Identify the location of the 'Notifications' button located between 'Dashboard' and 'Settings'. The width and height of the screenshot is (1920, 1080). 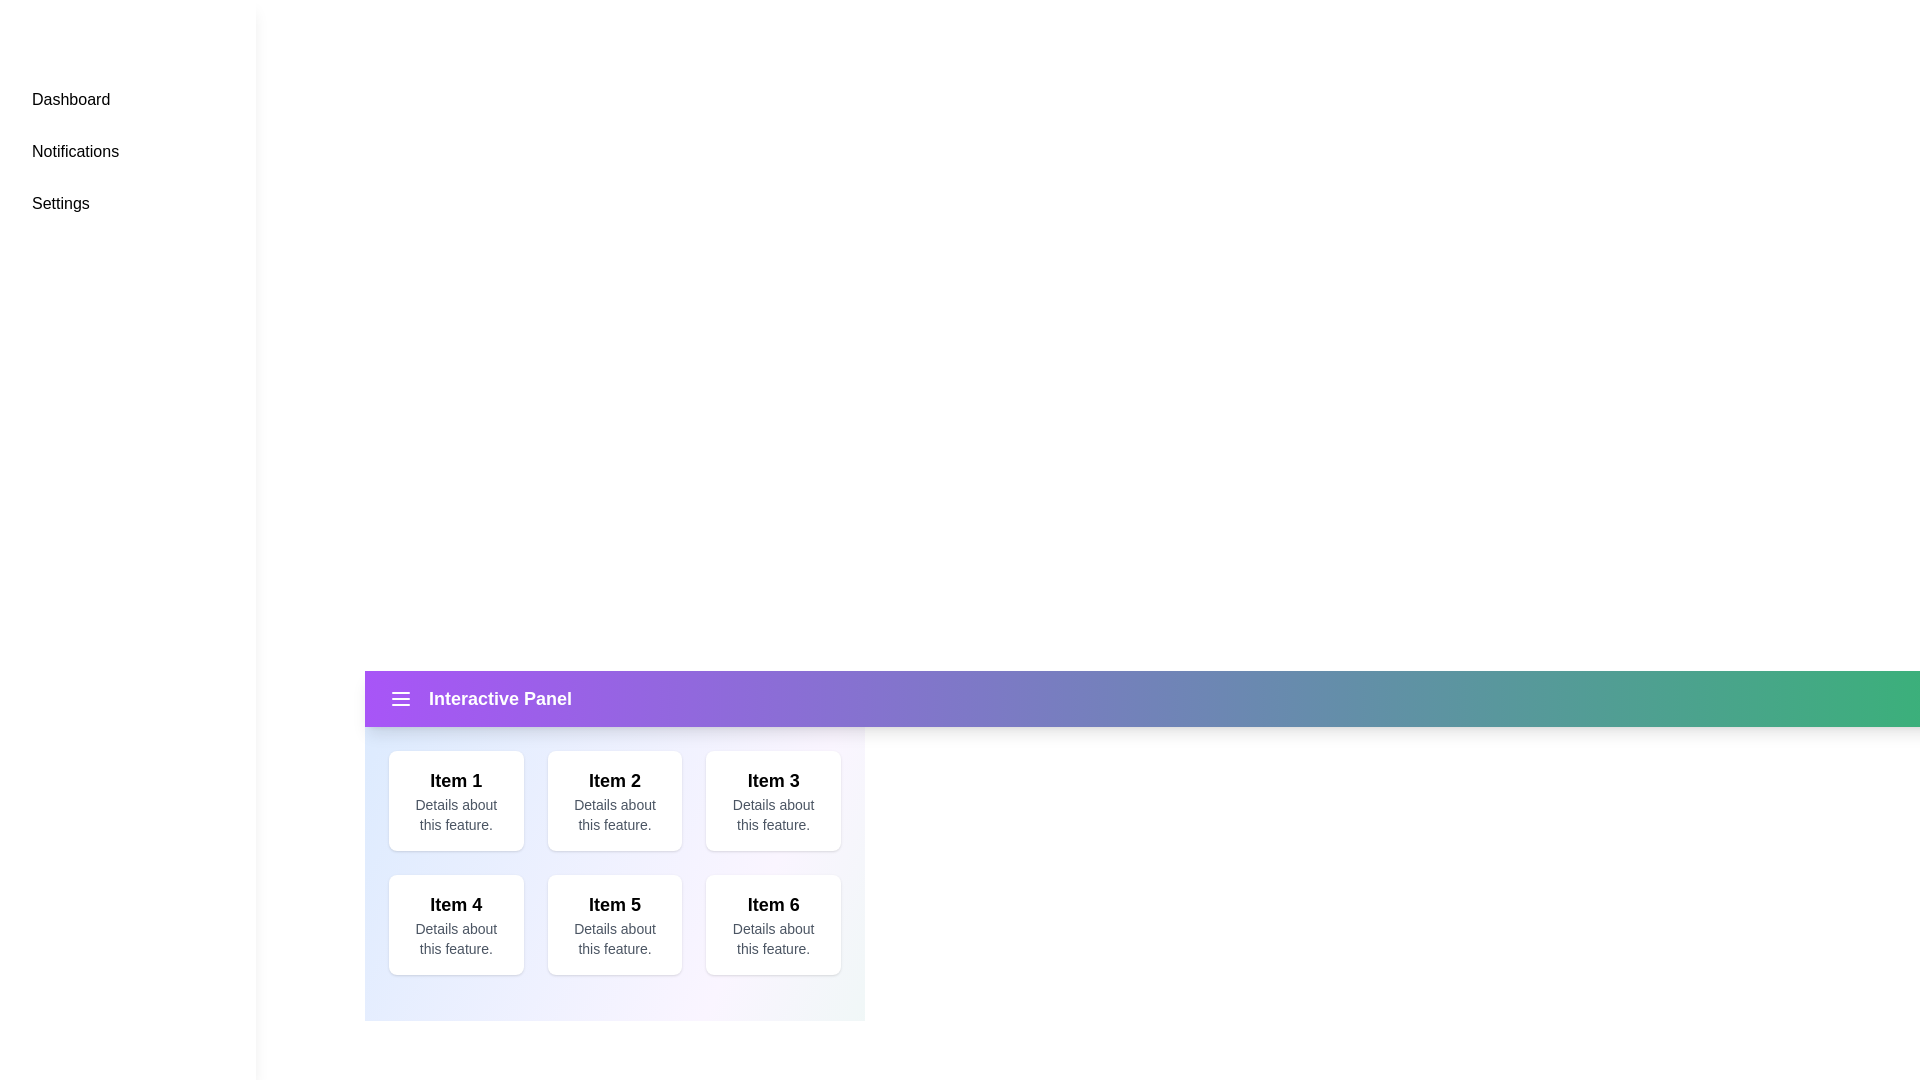
(127, 150).